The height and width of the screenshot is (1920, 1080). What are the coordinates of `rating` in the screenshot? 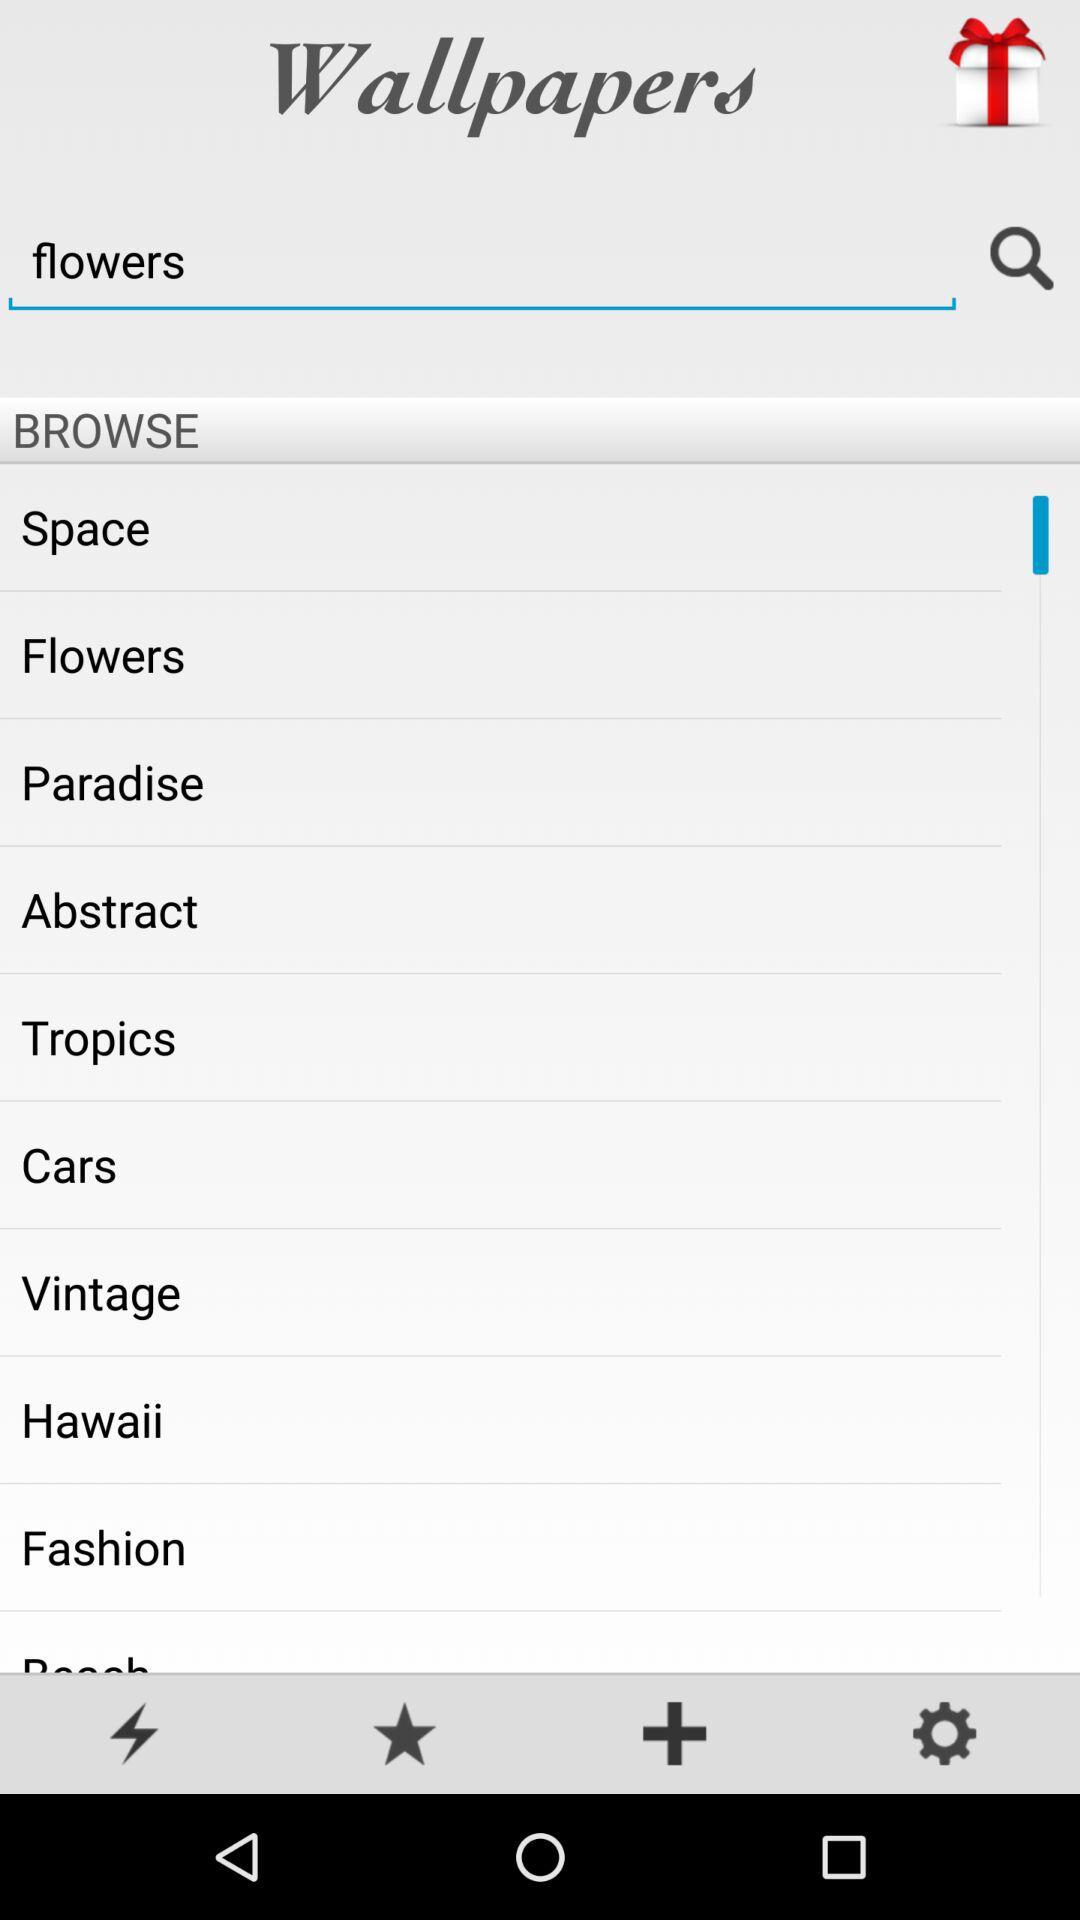 It's located at (405, 1735).